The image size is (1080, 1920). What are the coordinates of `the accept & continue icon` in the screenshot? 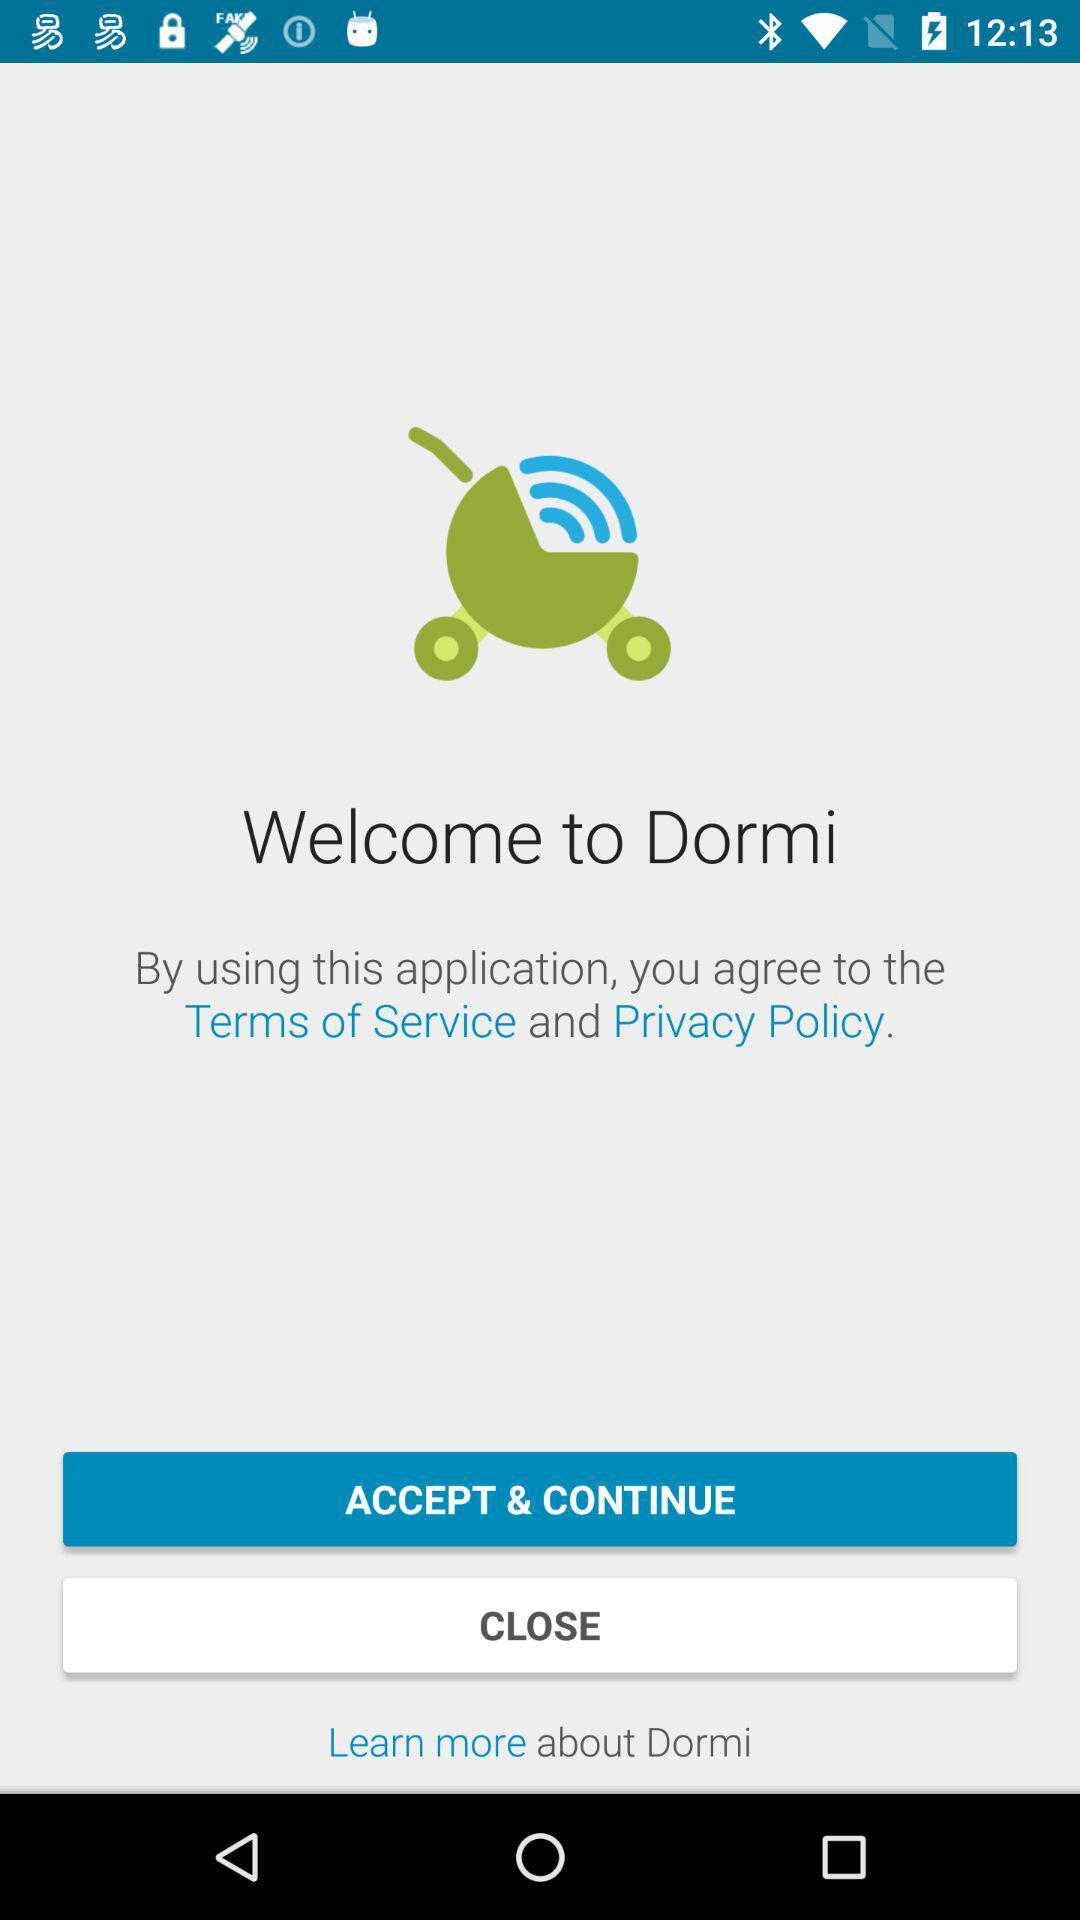 It's located at (540, 1499).